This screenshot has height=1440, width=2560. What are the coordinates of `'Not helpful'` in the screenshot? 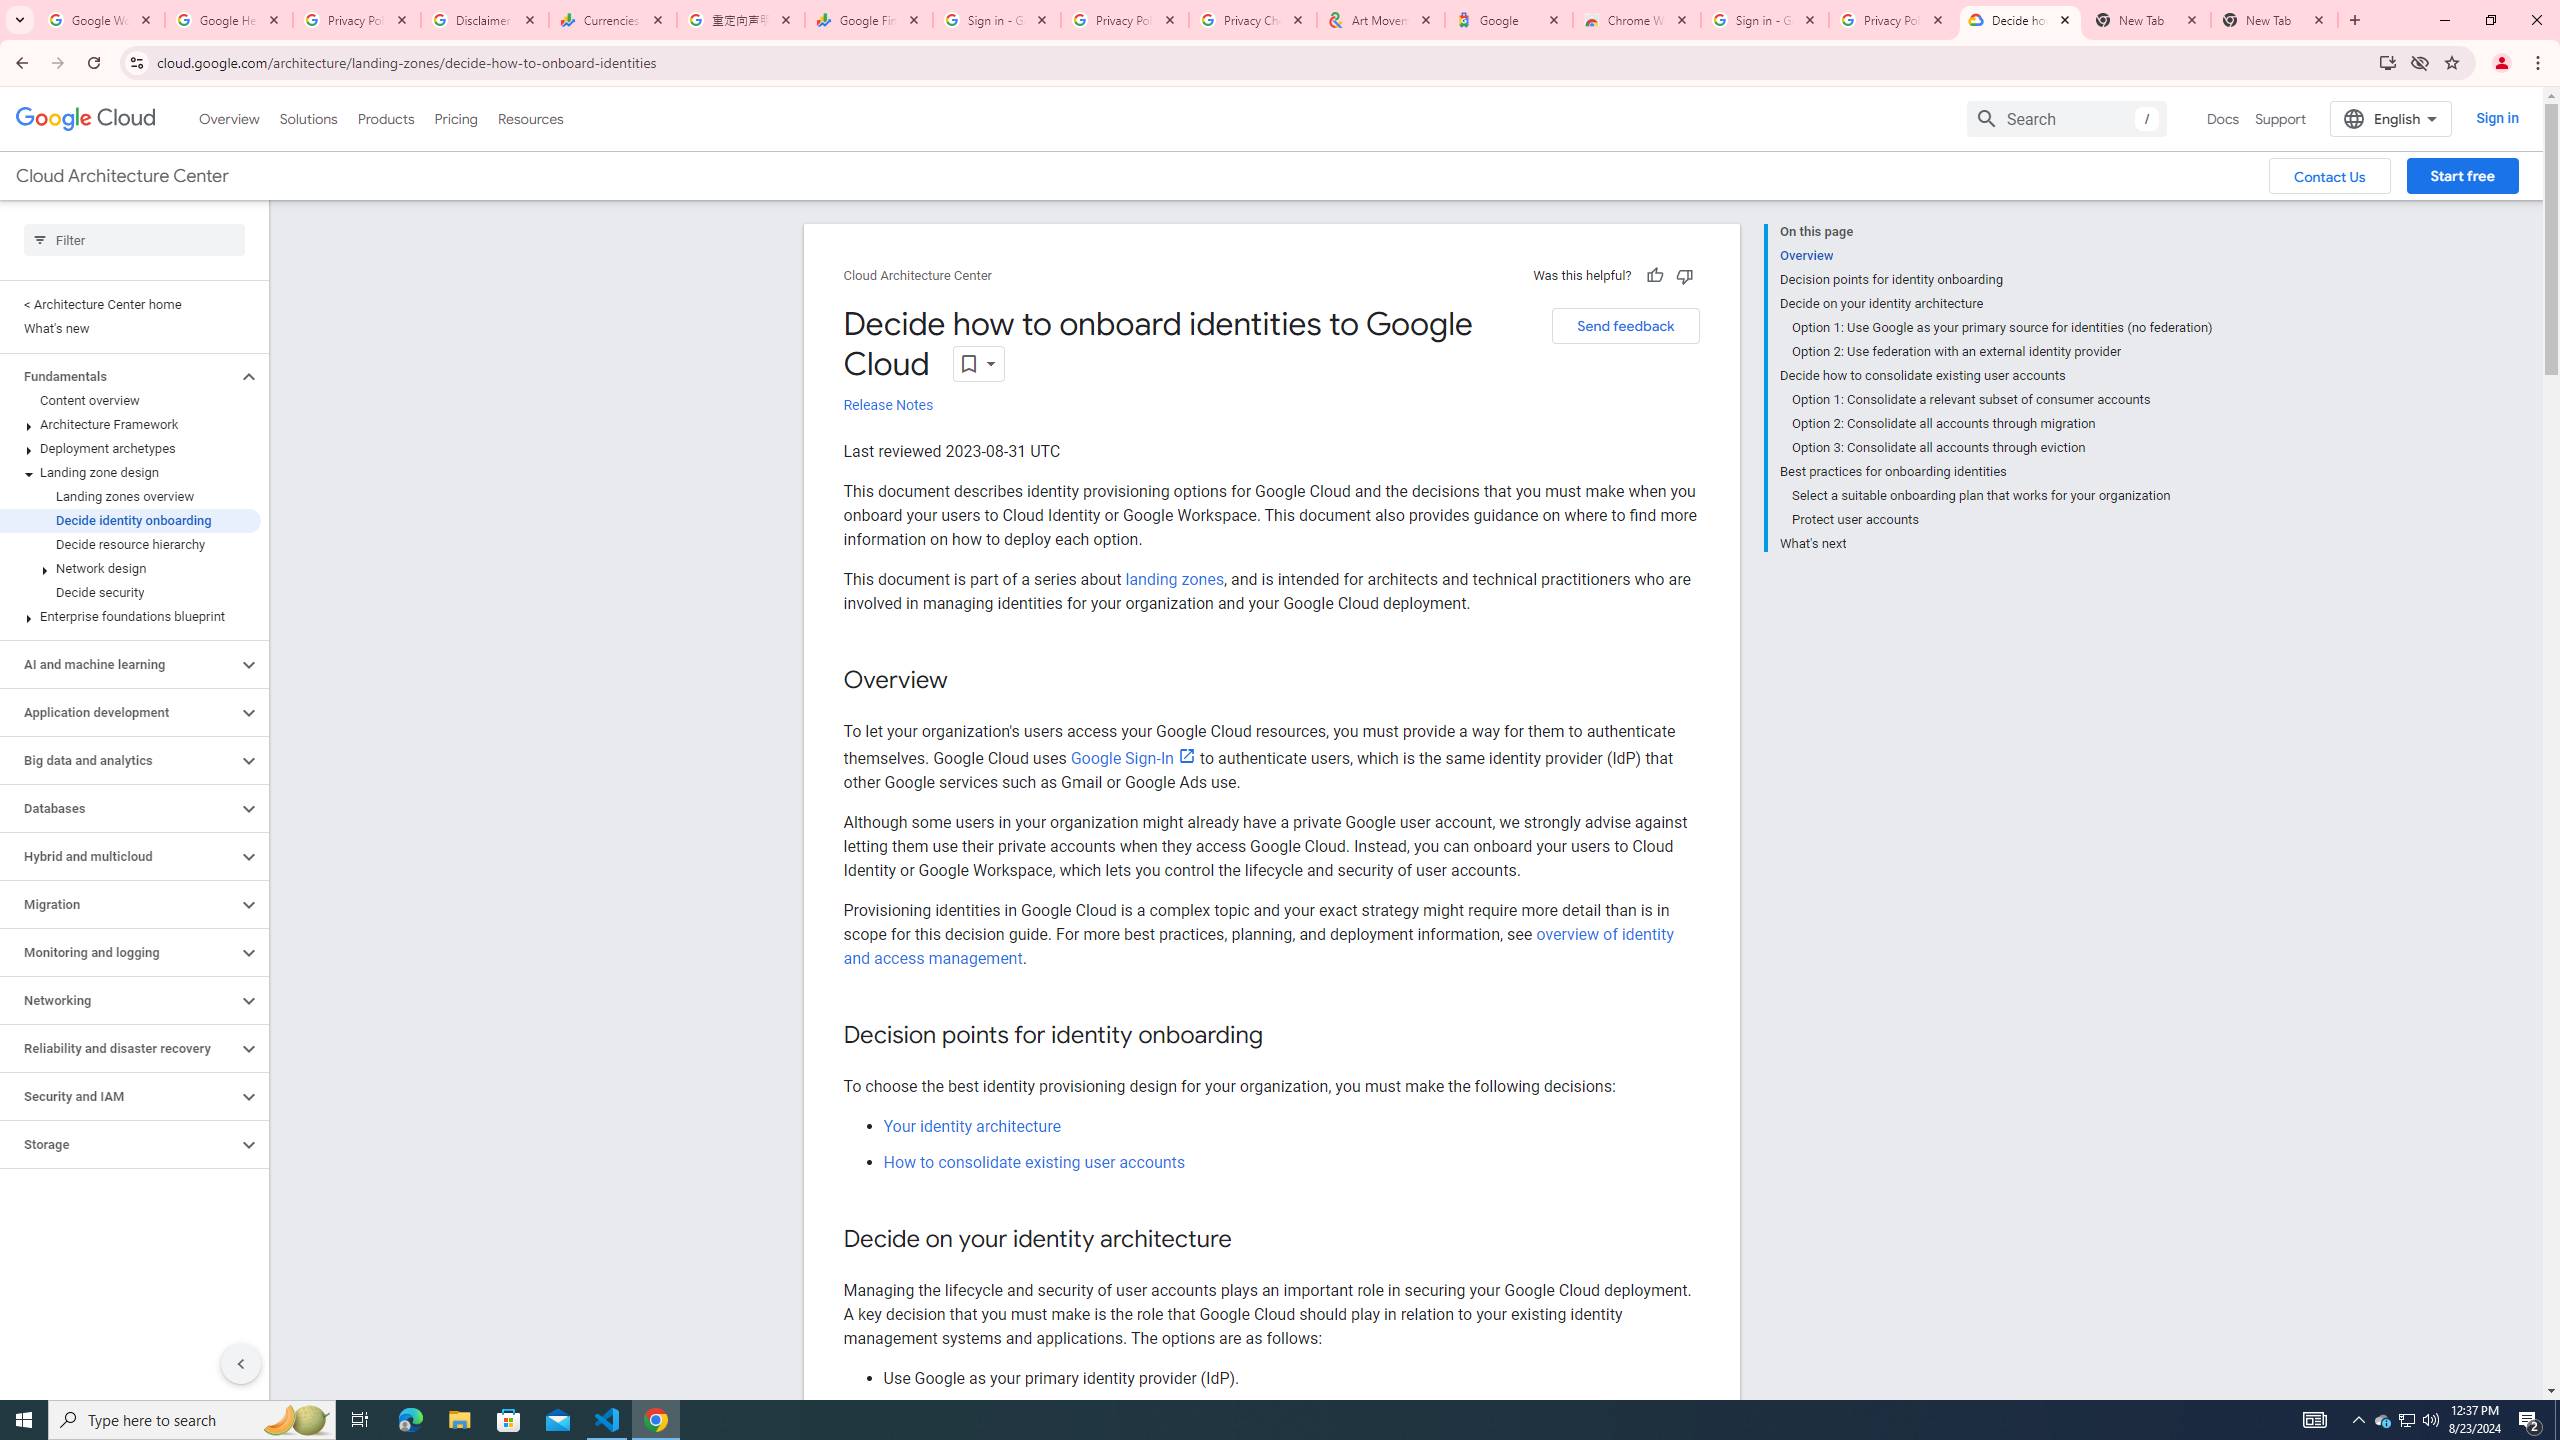 It's located at (1683, 275).